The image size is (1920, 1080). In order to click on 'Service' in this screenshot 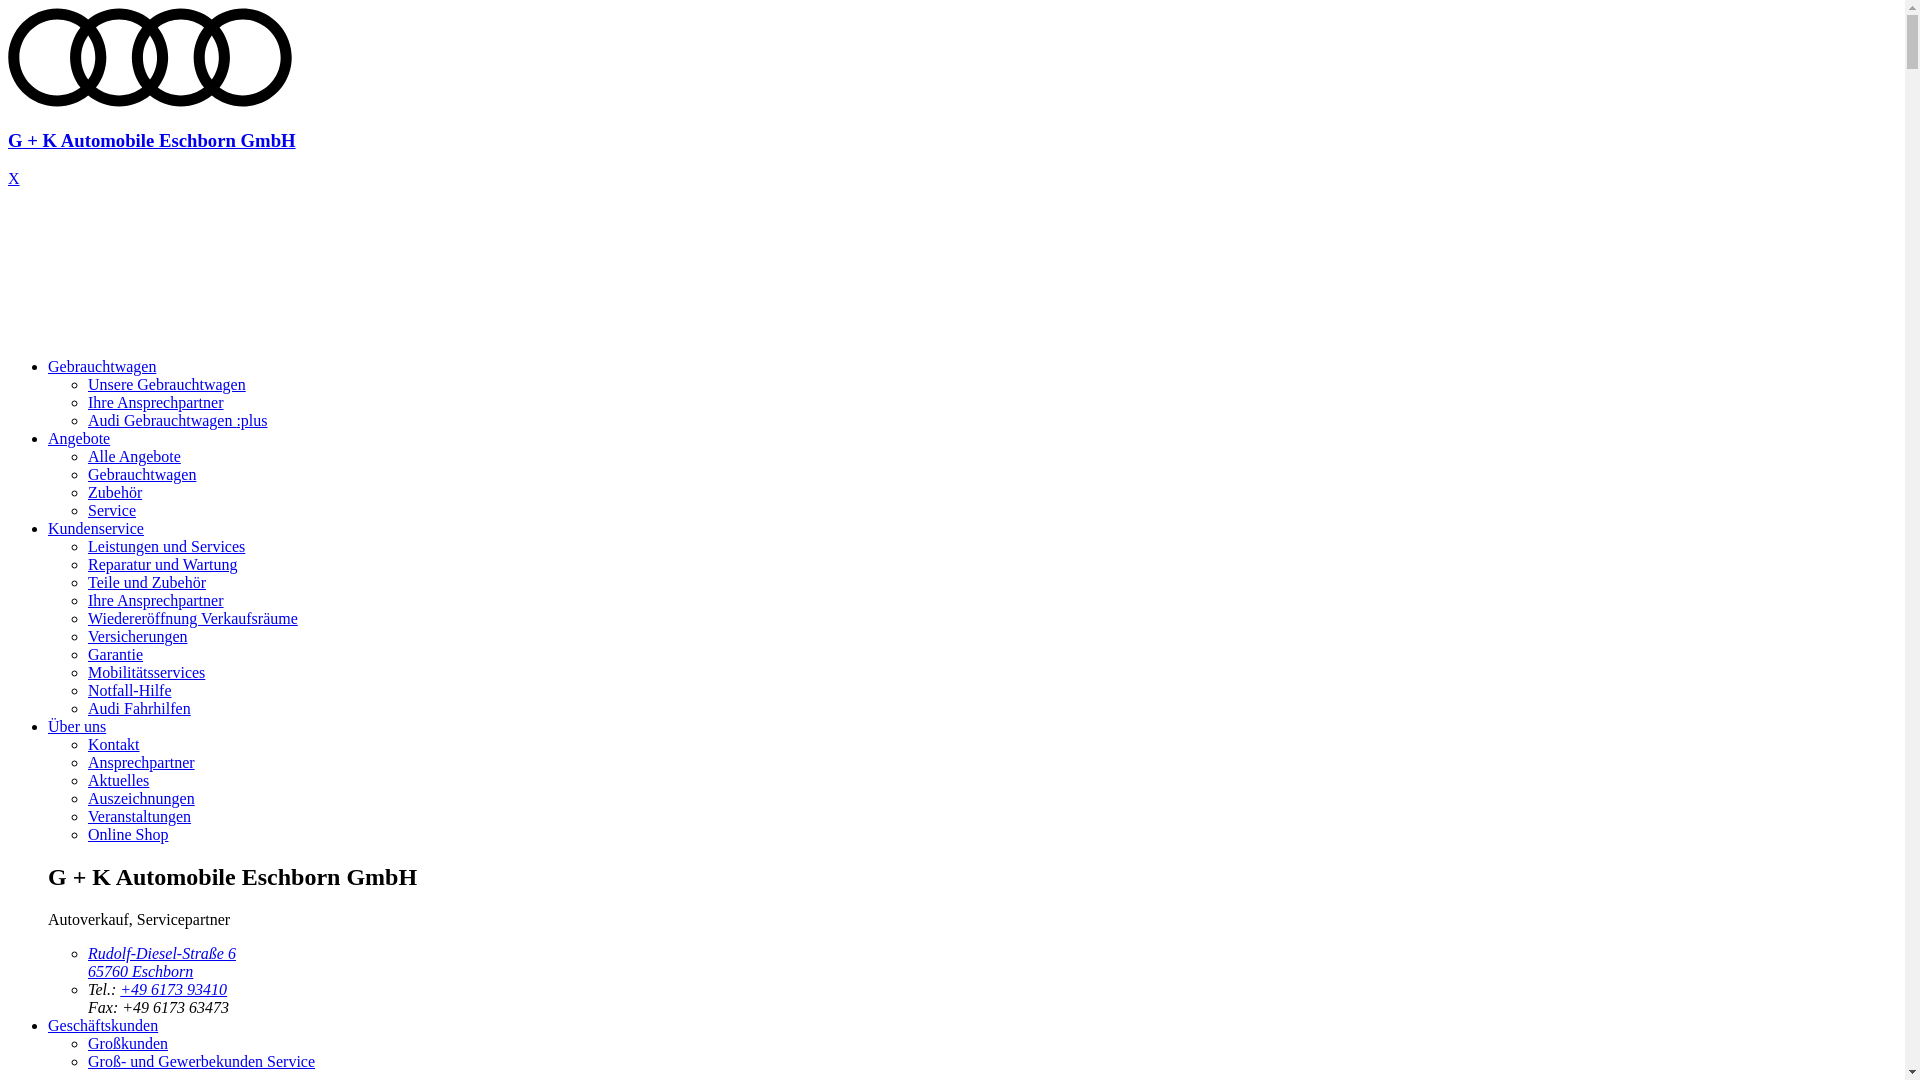, I will do `click(110, 509)`.